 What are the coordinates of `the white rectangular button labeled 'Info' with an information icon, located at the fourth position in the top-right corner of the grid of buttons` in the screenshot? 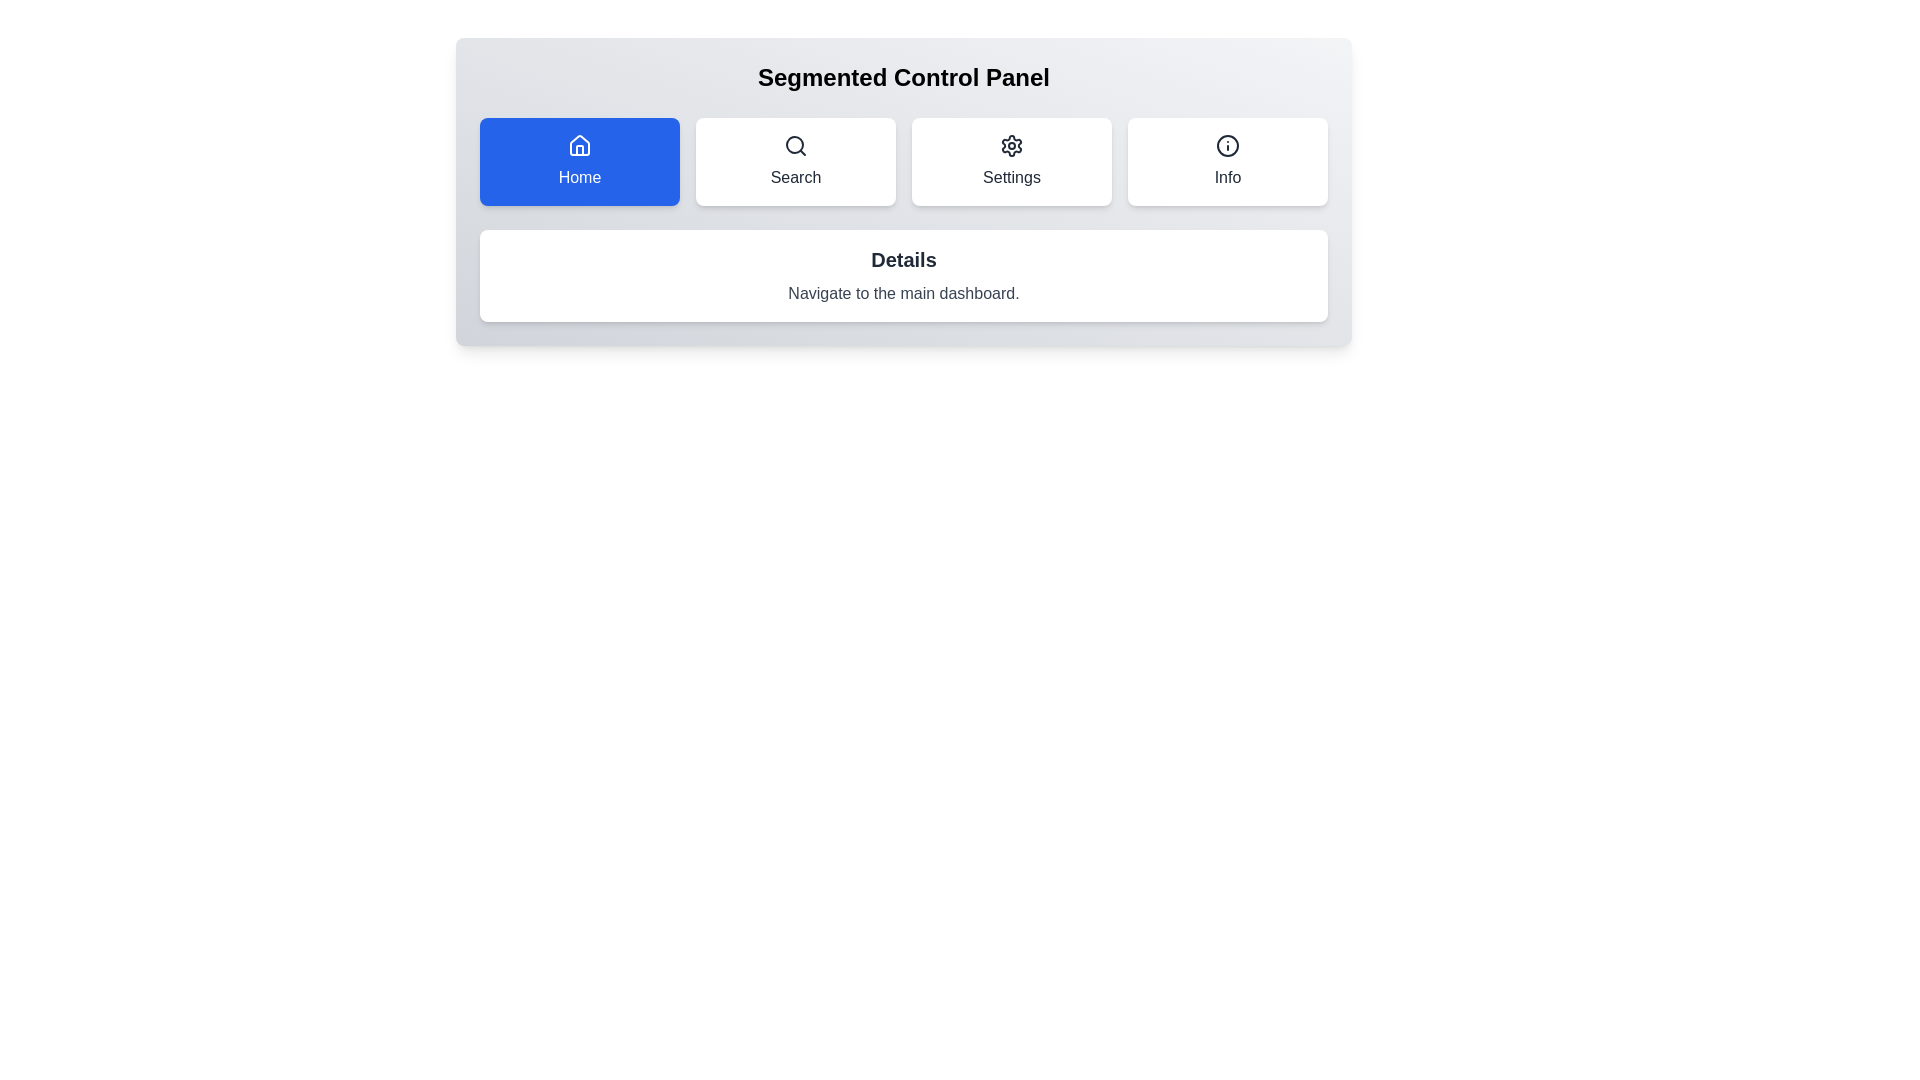 It's located at (1227, 161).